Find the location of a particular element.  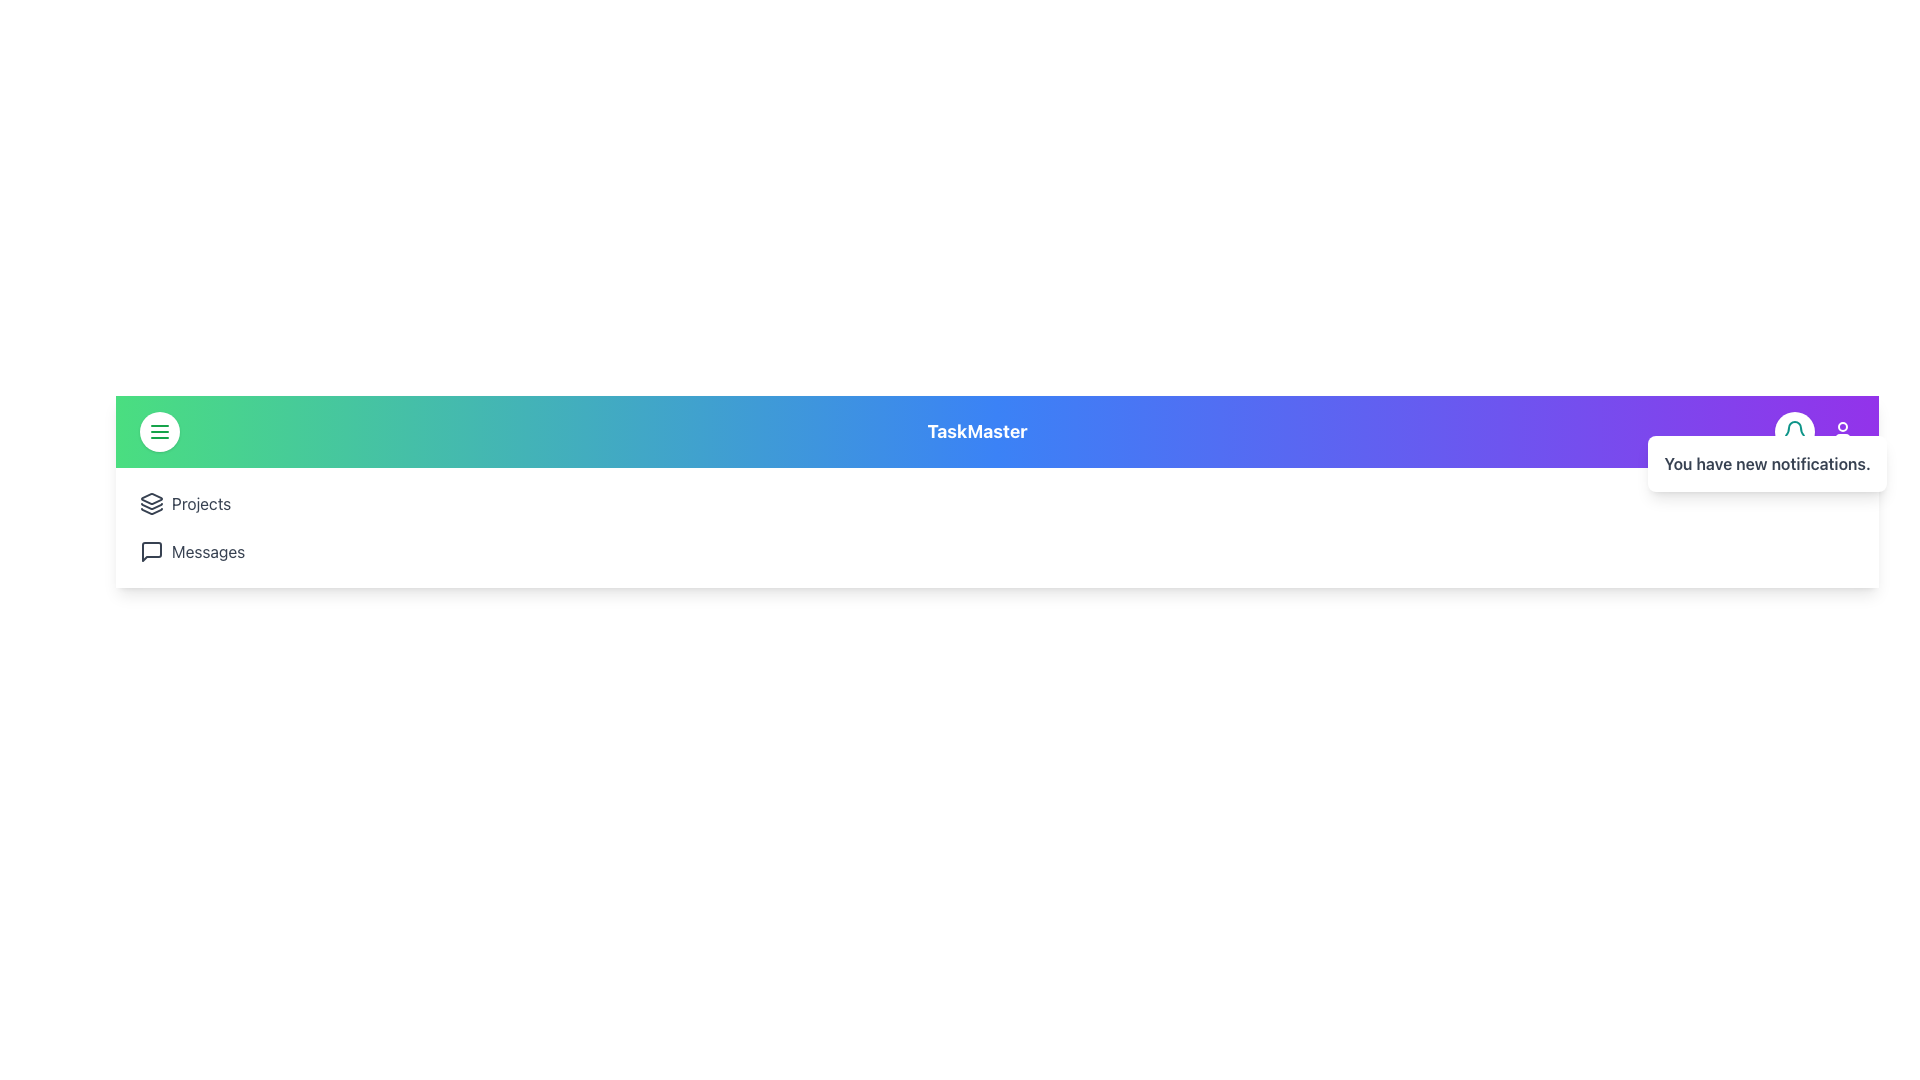

the bell icon located in the upper-right corner of the purple header section is located at coordinates (1795, 428).